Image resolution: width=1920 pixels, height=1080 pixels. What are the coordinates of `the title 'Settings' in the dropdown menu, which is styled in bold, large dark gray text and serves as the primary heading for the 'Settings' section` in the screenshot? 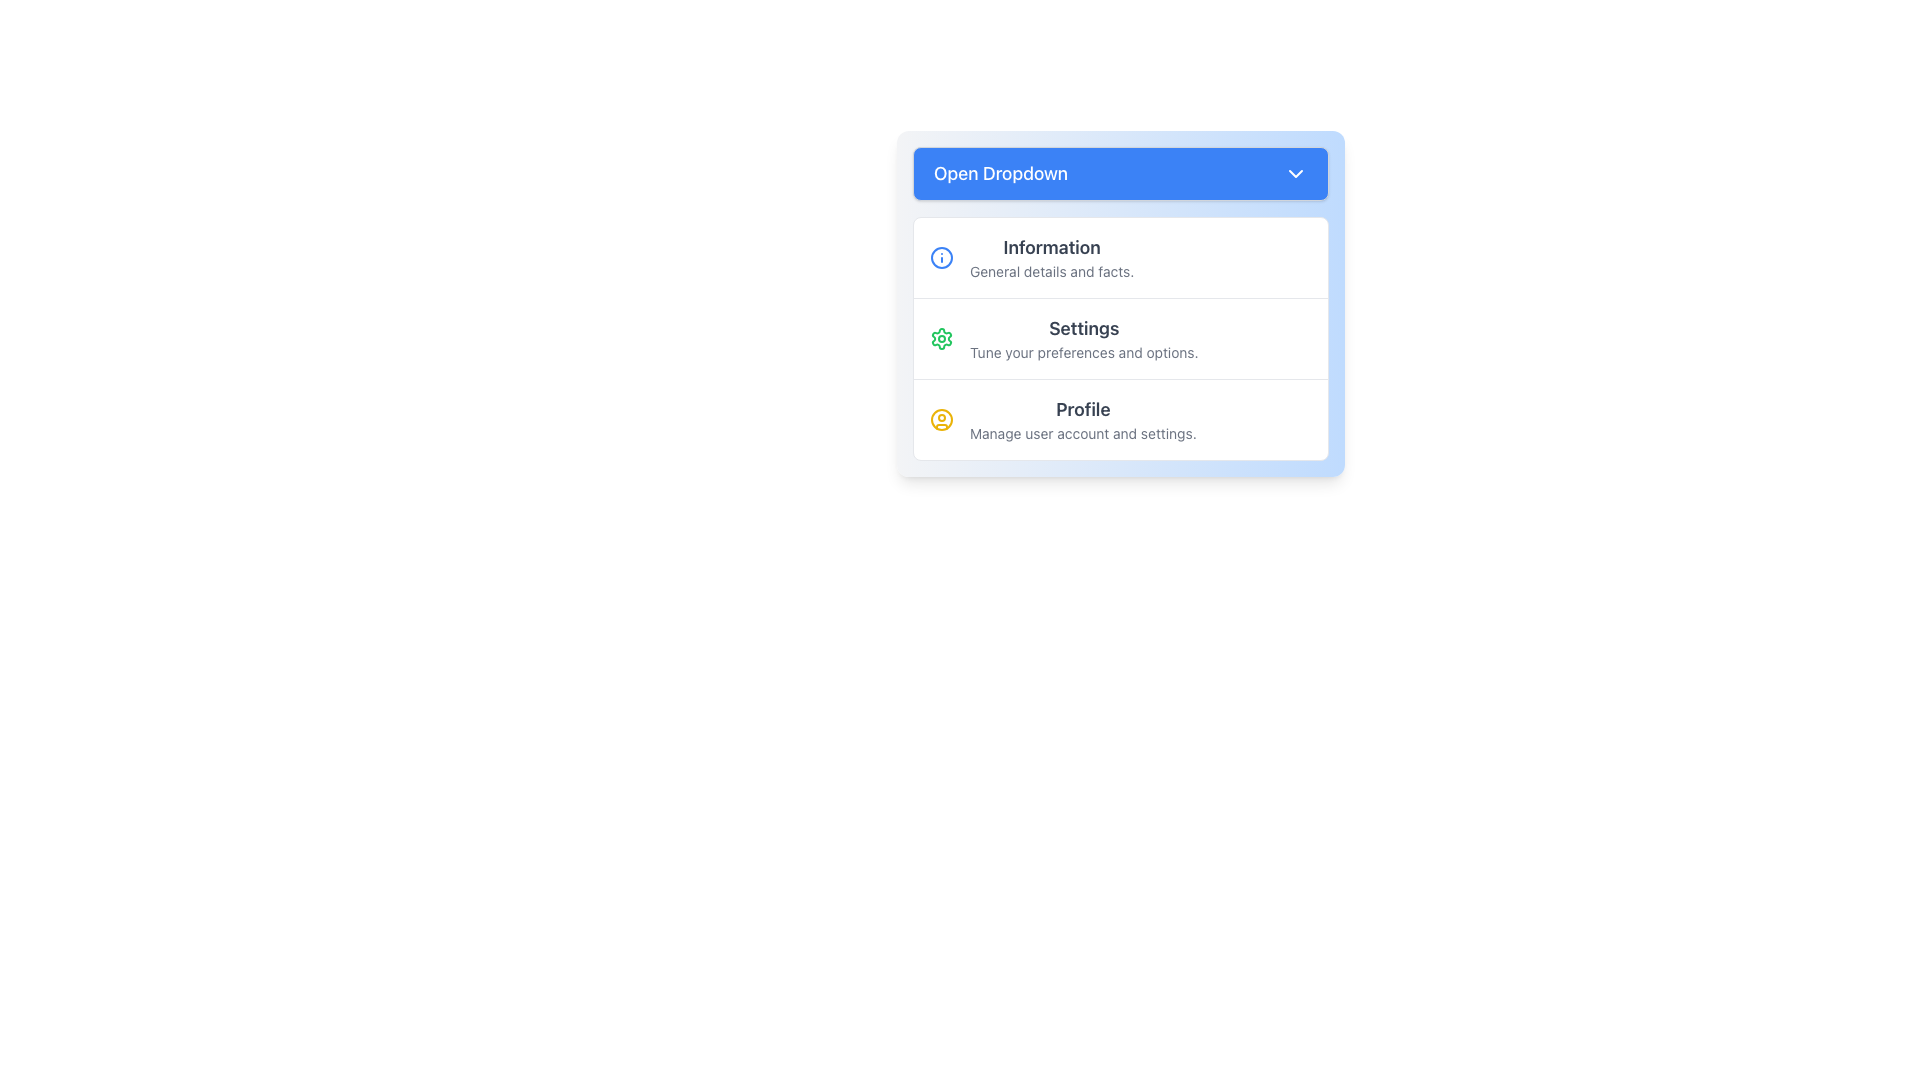 It's located at (1083, 327).